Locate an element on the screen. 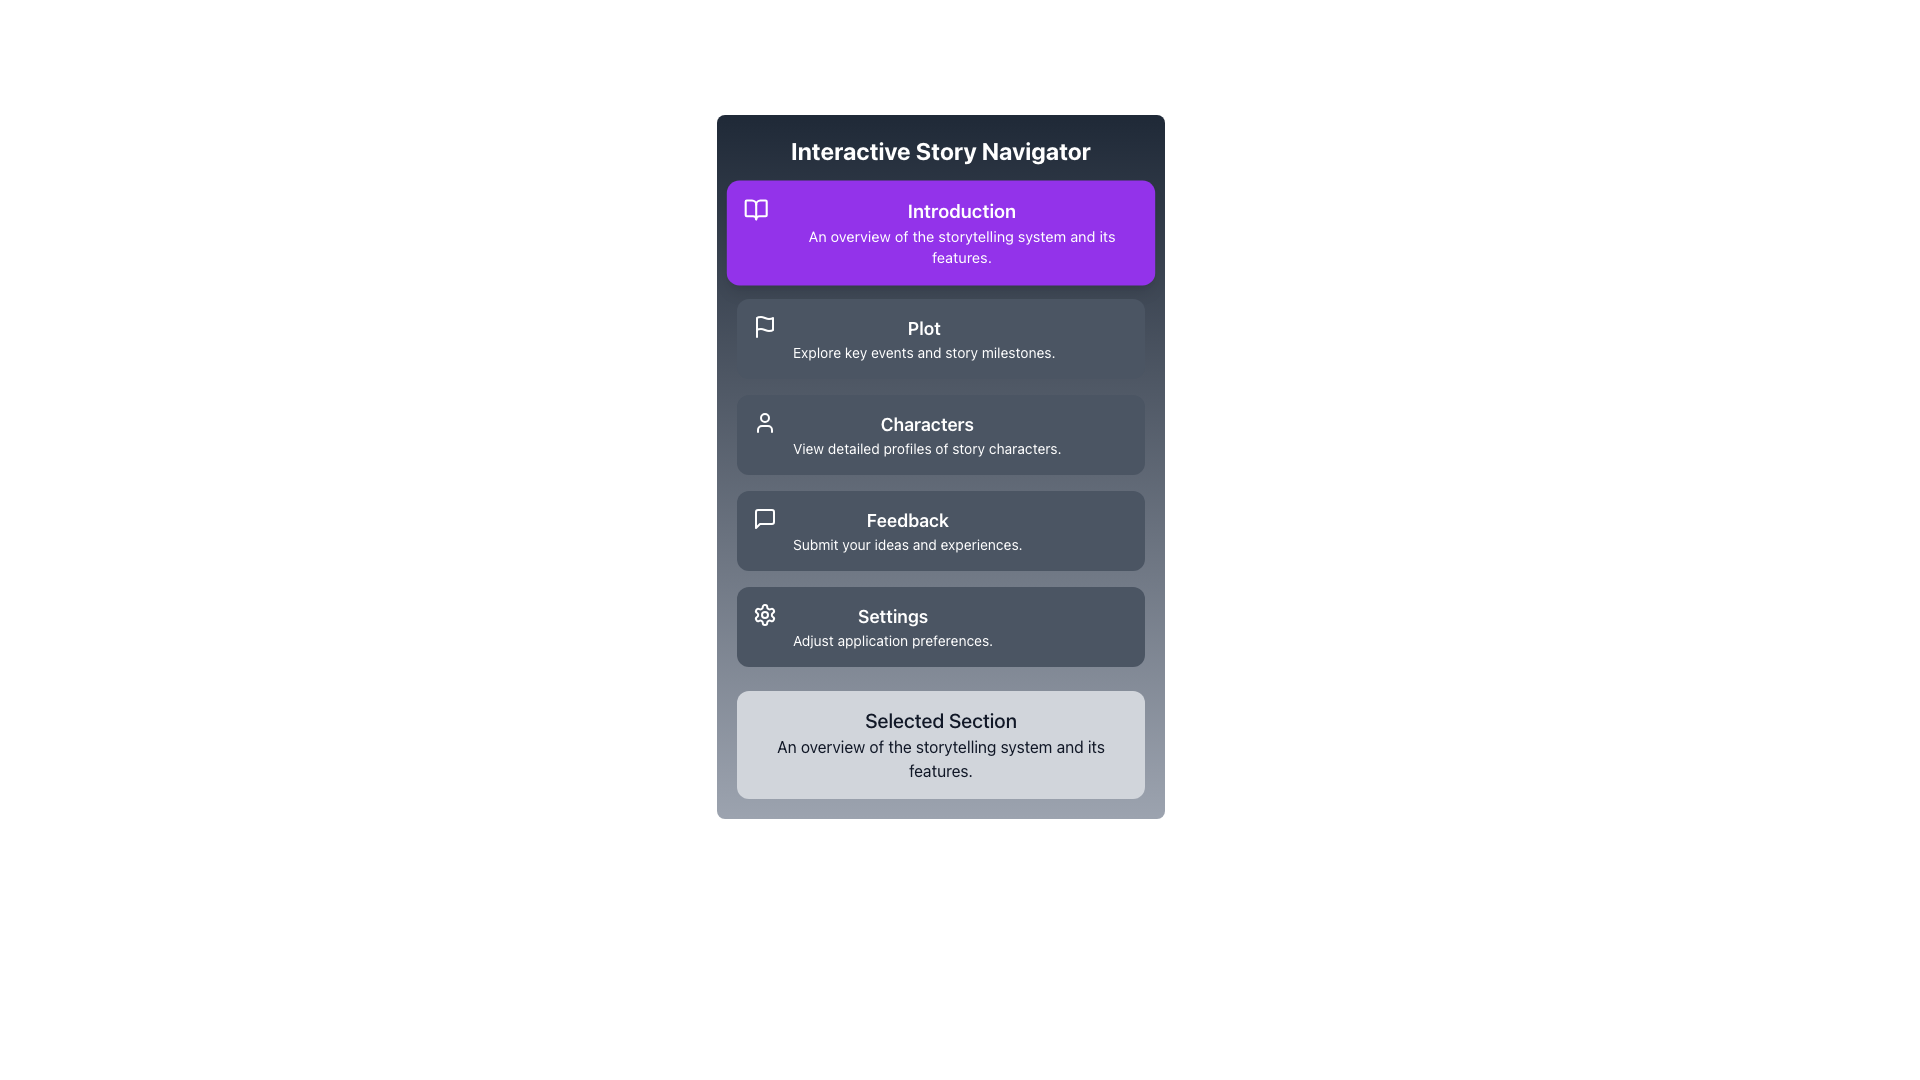 Image resolution: width=1920 pixels, height=1080 pixels. the speech bubble icon located in the 'Feedback' section, positioned directly to the left of the 'Submit your ideas and experiences' text is located at coordinates (763, 518).